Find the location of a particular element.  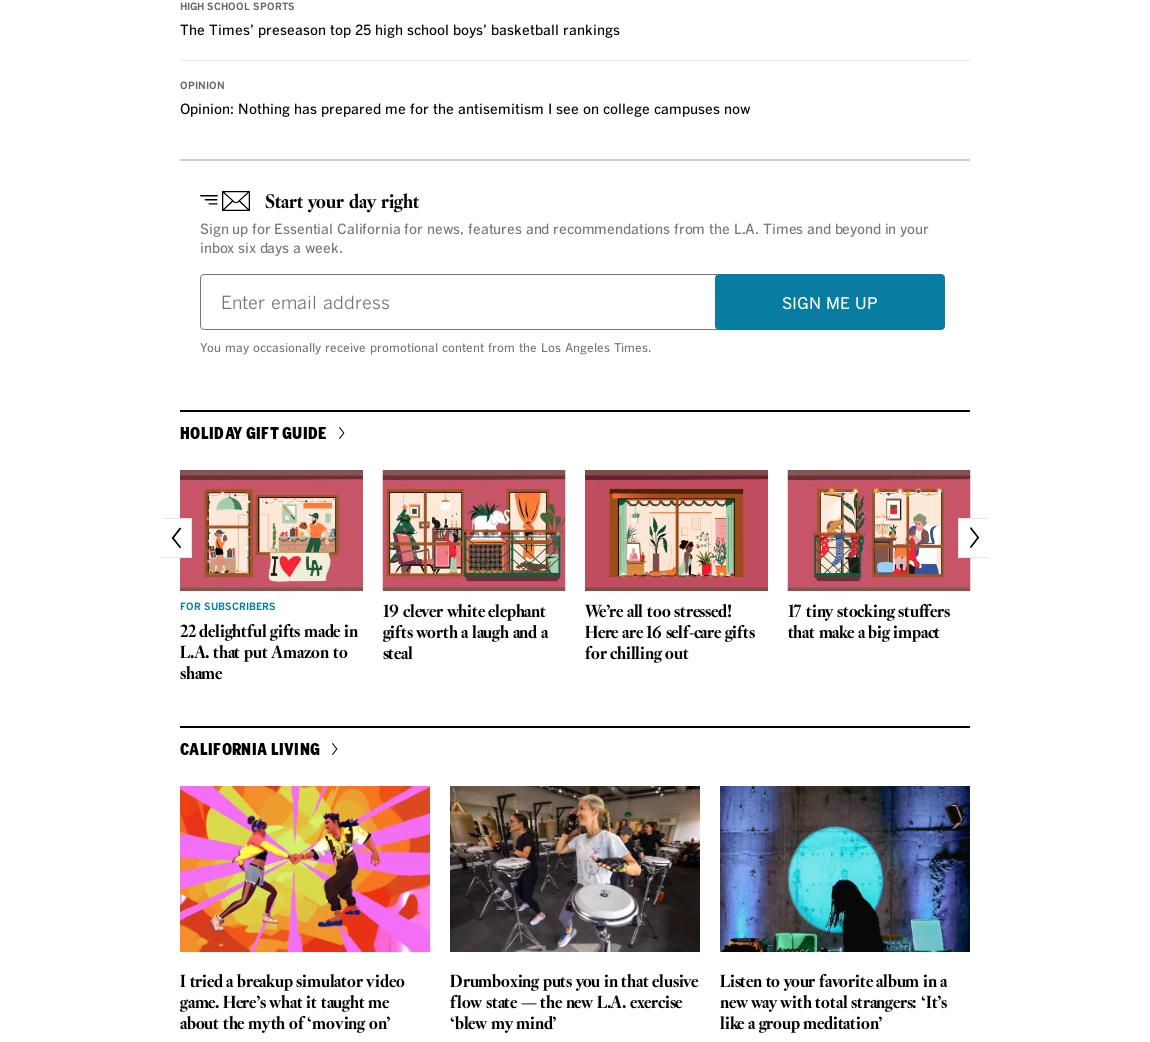

'Sign up for Essential California for news, features and recommendations from the L.A. Times and beyond in your inbox six days a week.' is located at coordinates (563, 238).